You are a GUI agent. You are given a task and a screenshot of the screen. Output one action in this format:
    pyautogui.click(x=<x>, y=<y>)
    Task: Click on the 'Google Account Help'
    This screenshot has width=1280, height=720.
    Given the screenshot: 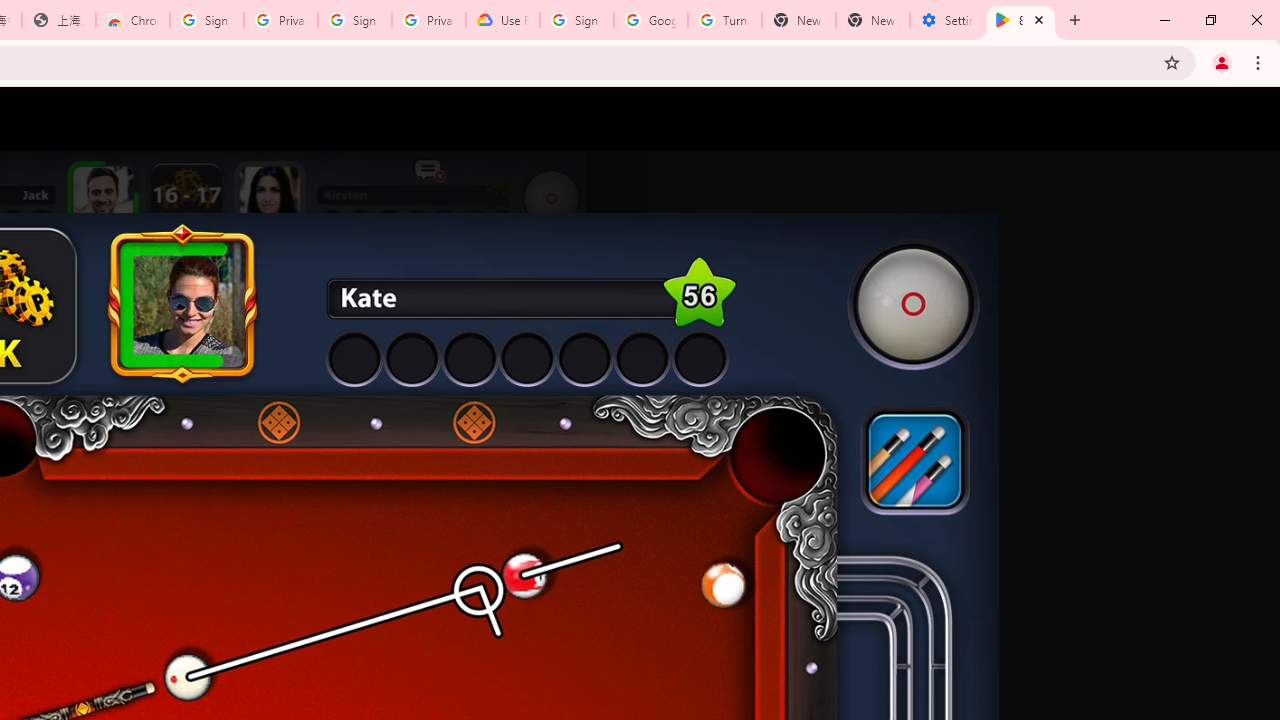 What is the action you would take?
    pyautogui.click(x=651, y=20)
    